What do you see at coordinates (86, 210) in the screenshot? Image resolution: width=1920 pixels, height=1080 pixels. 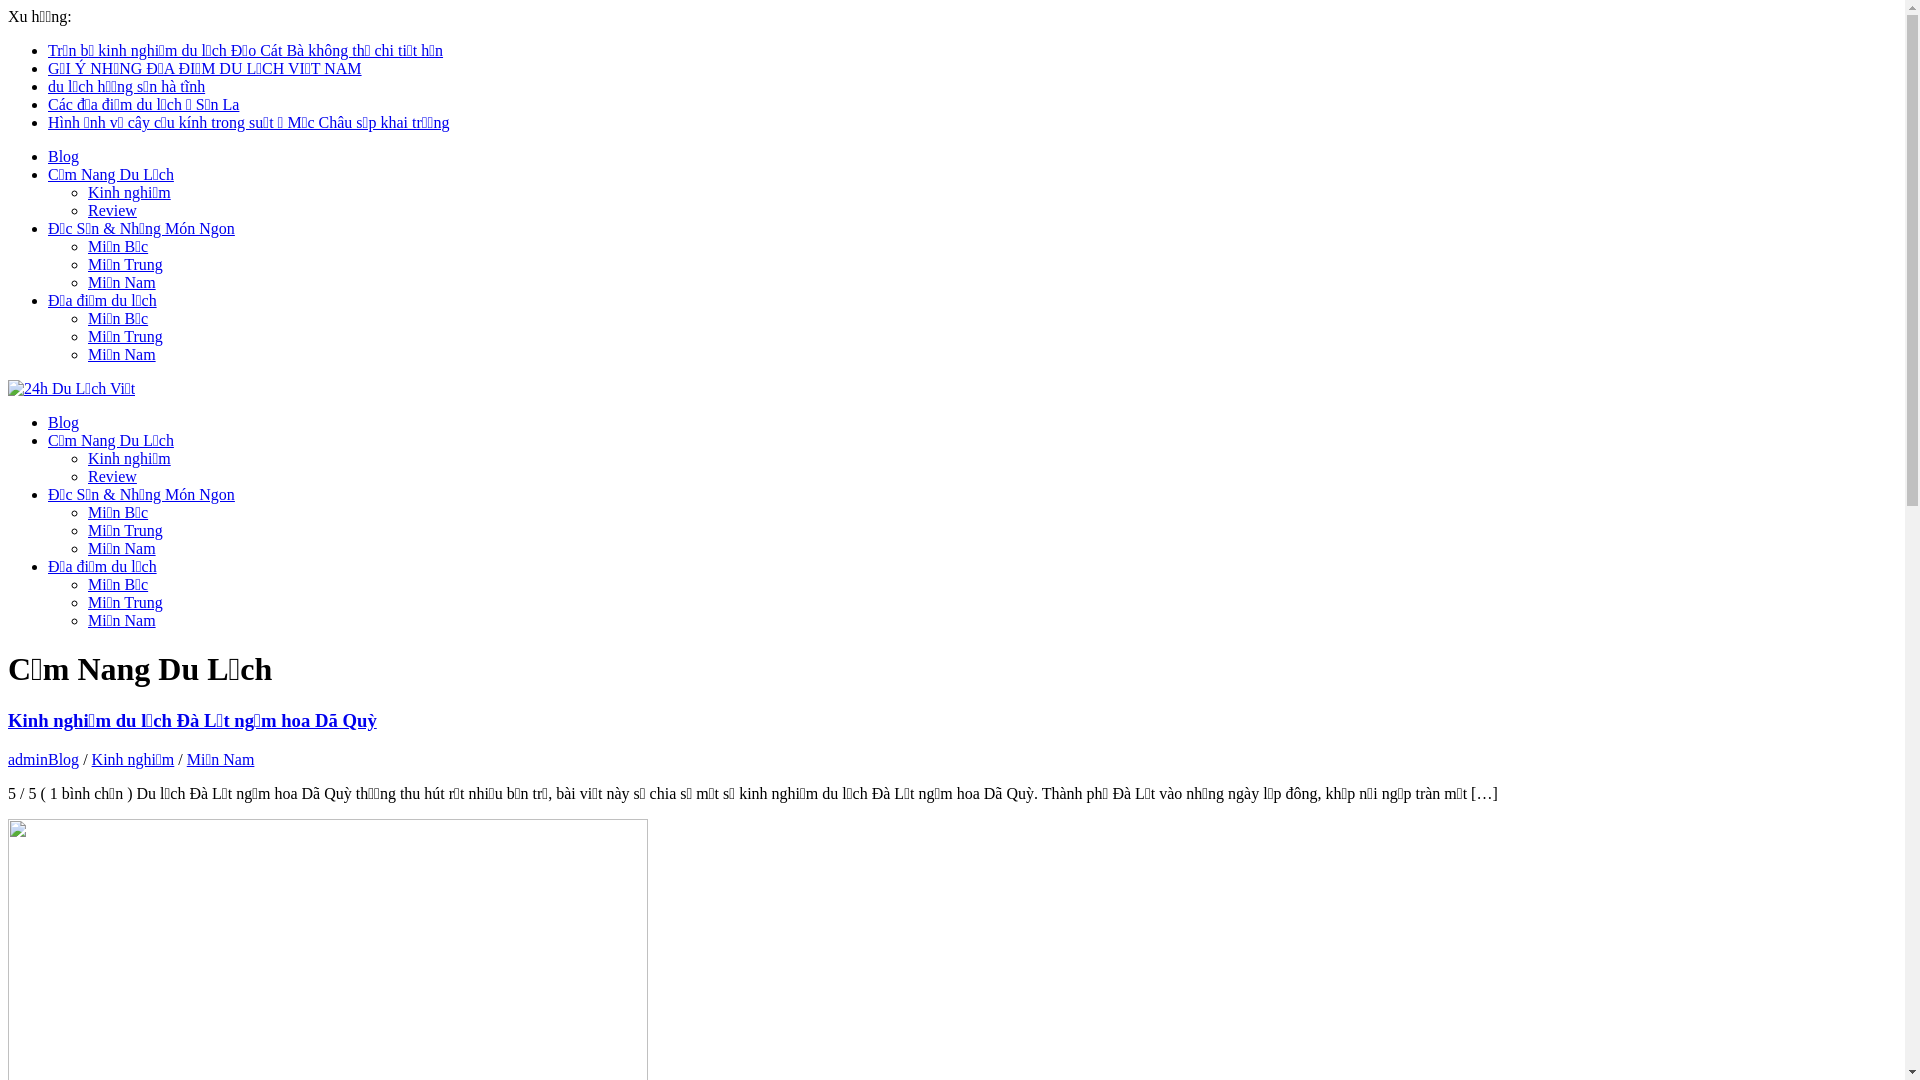 I see `'Review'` at bounding box center [86, 210].